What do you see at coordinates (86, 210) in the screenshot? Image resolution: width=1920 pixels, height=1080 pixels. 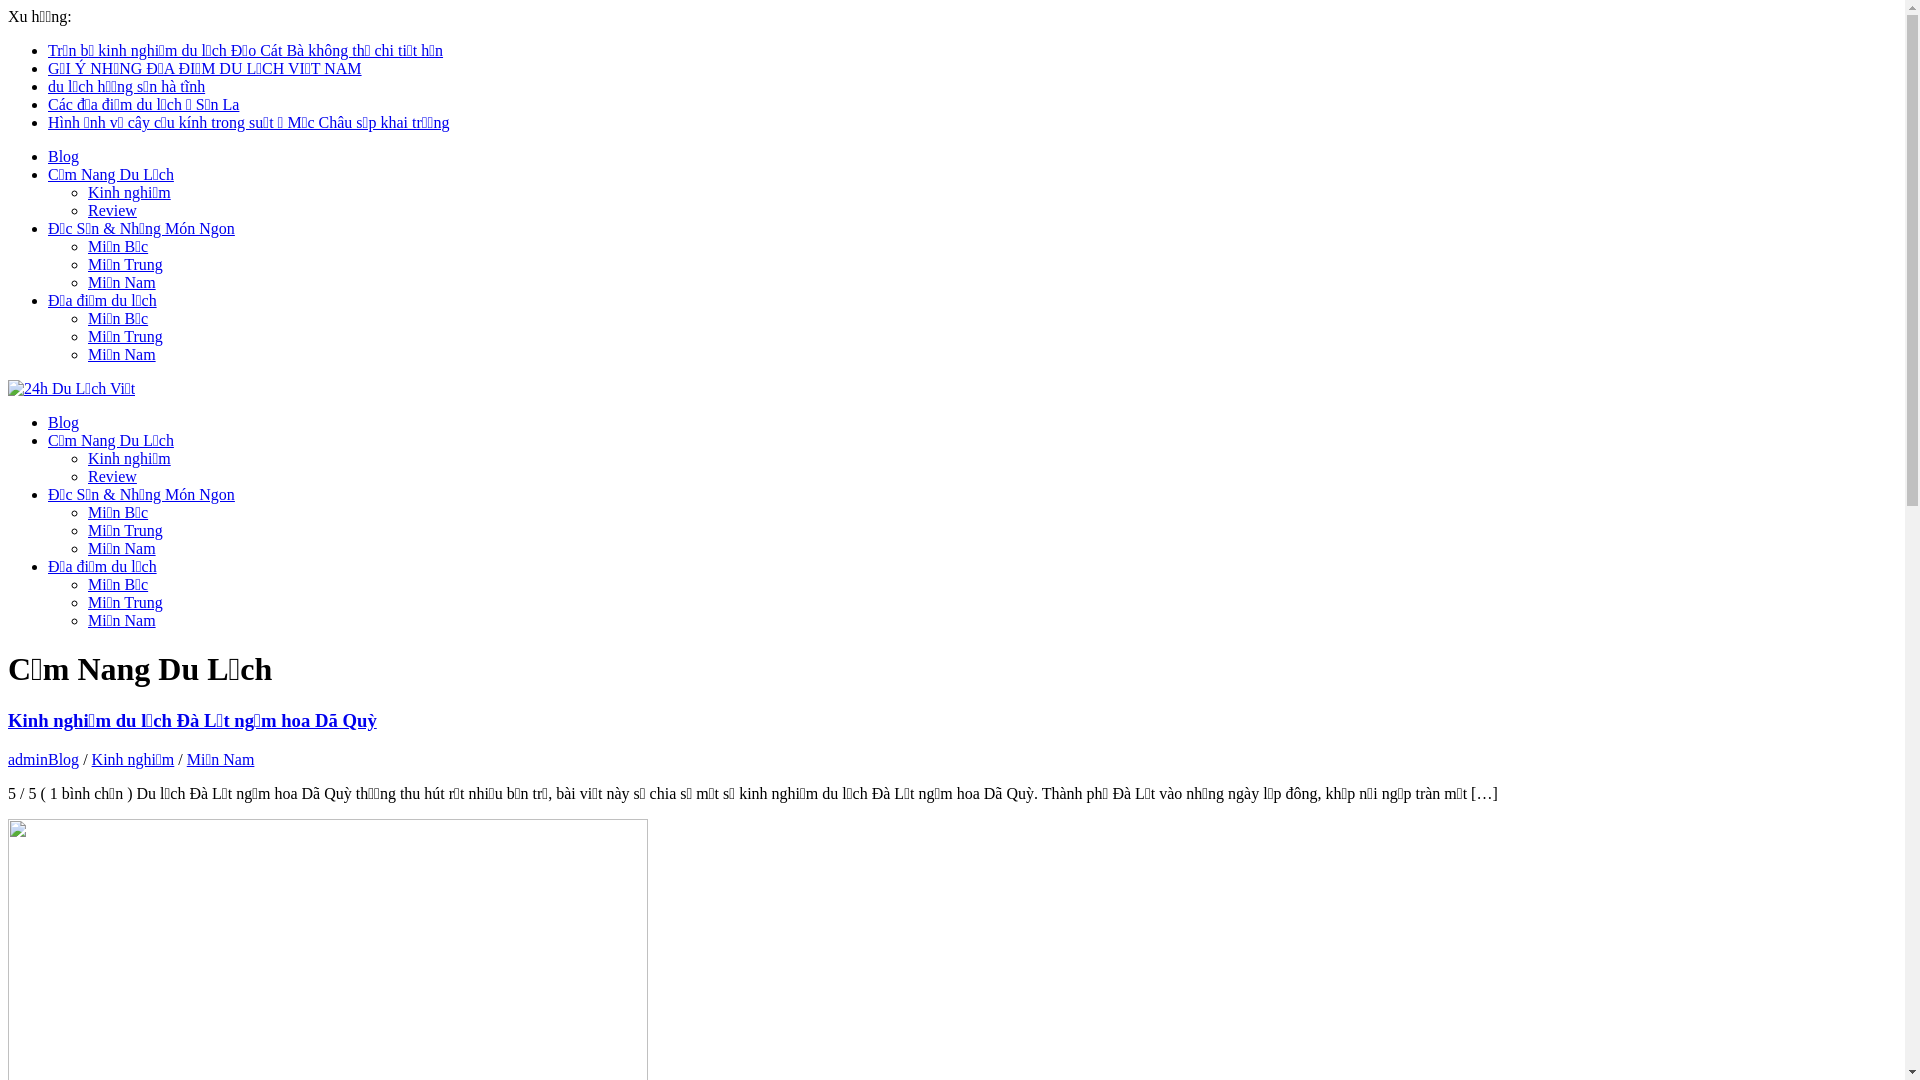 I see `'Review'` at bounding box center [86, 210].